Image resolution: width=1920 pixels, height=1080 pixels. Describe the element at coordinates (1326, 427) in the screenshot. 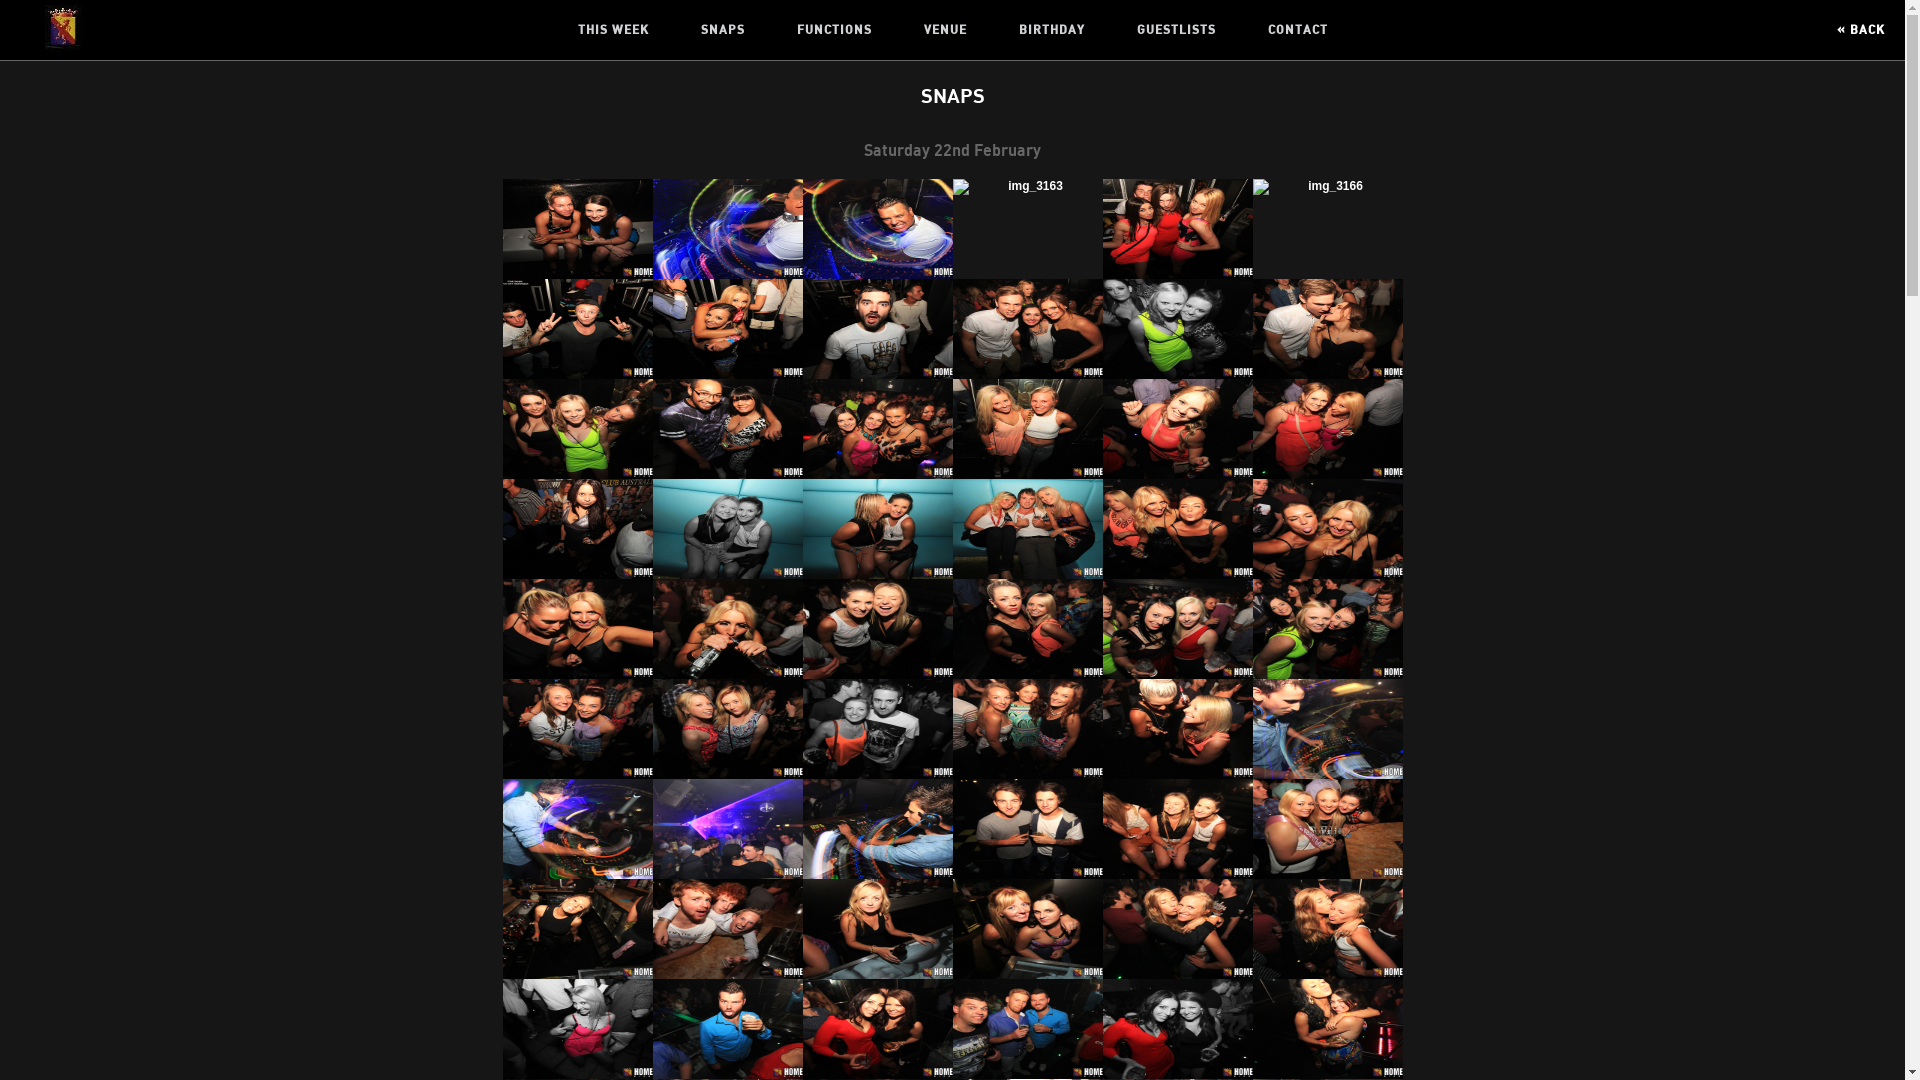

I see `' '` at that location.